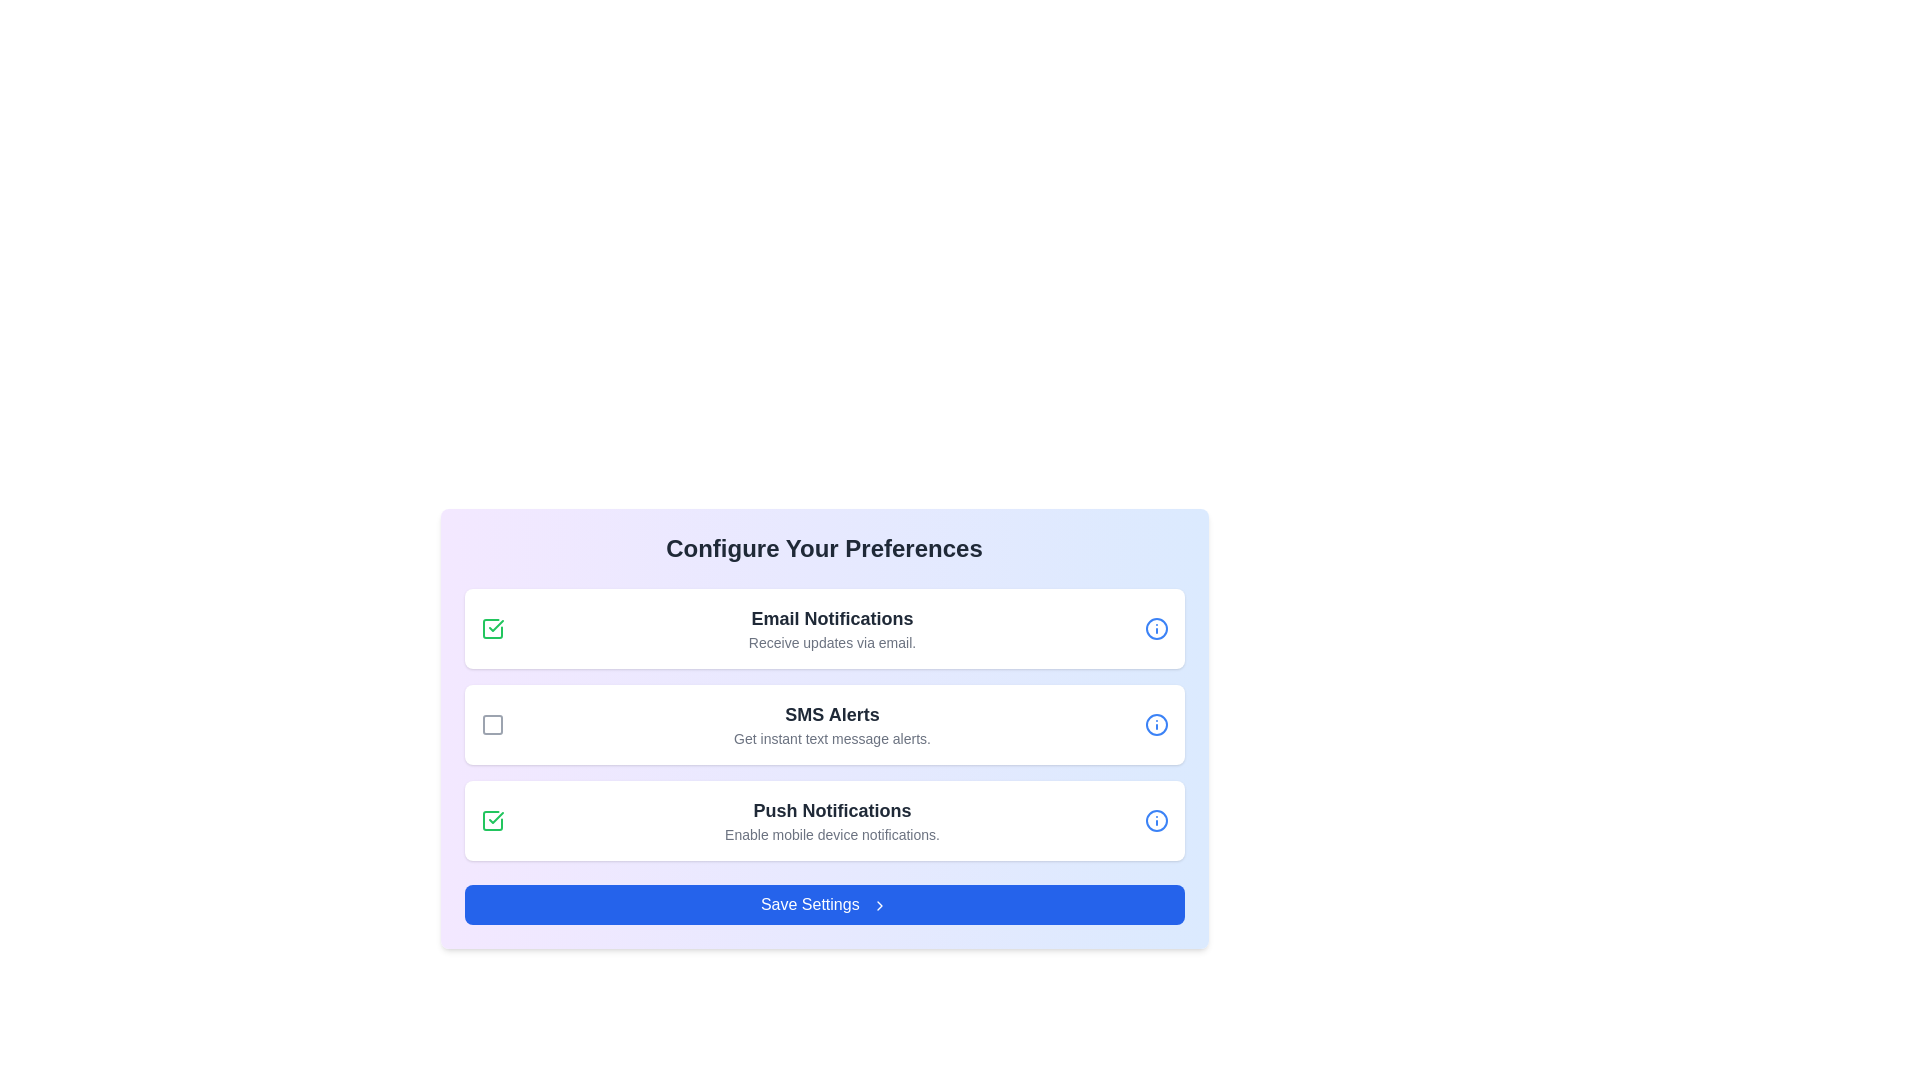  What do you see at coordinates (824, 627) in the screenshot?
I see `the checkbox on the first notification preference item` at bounding box center [824, 627].